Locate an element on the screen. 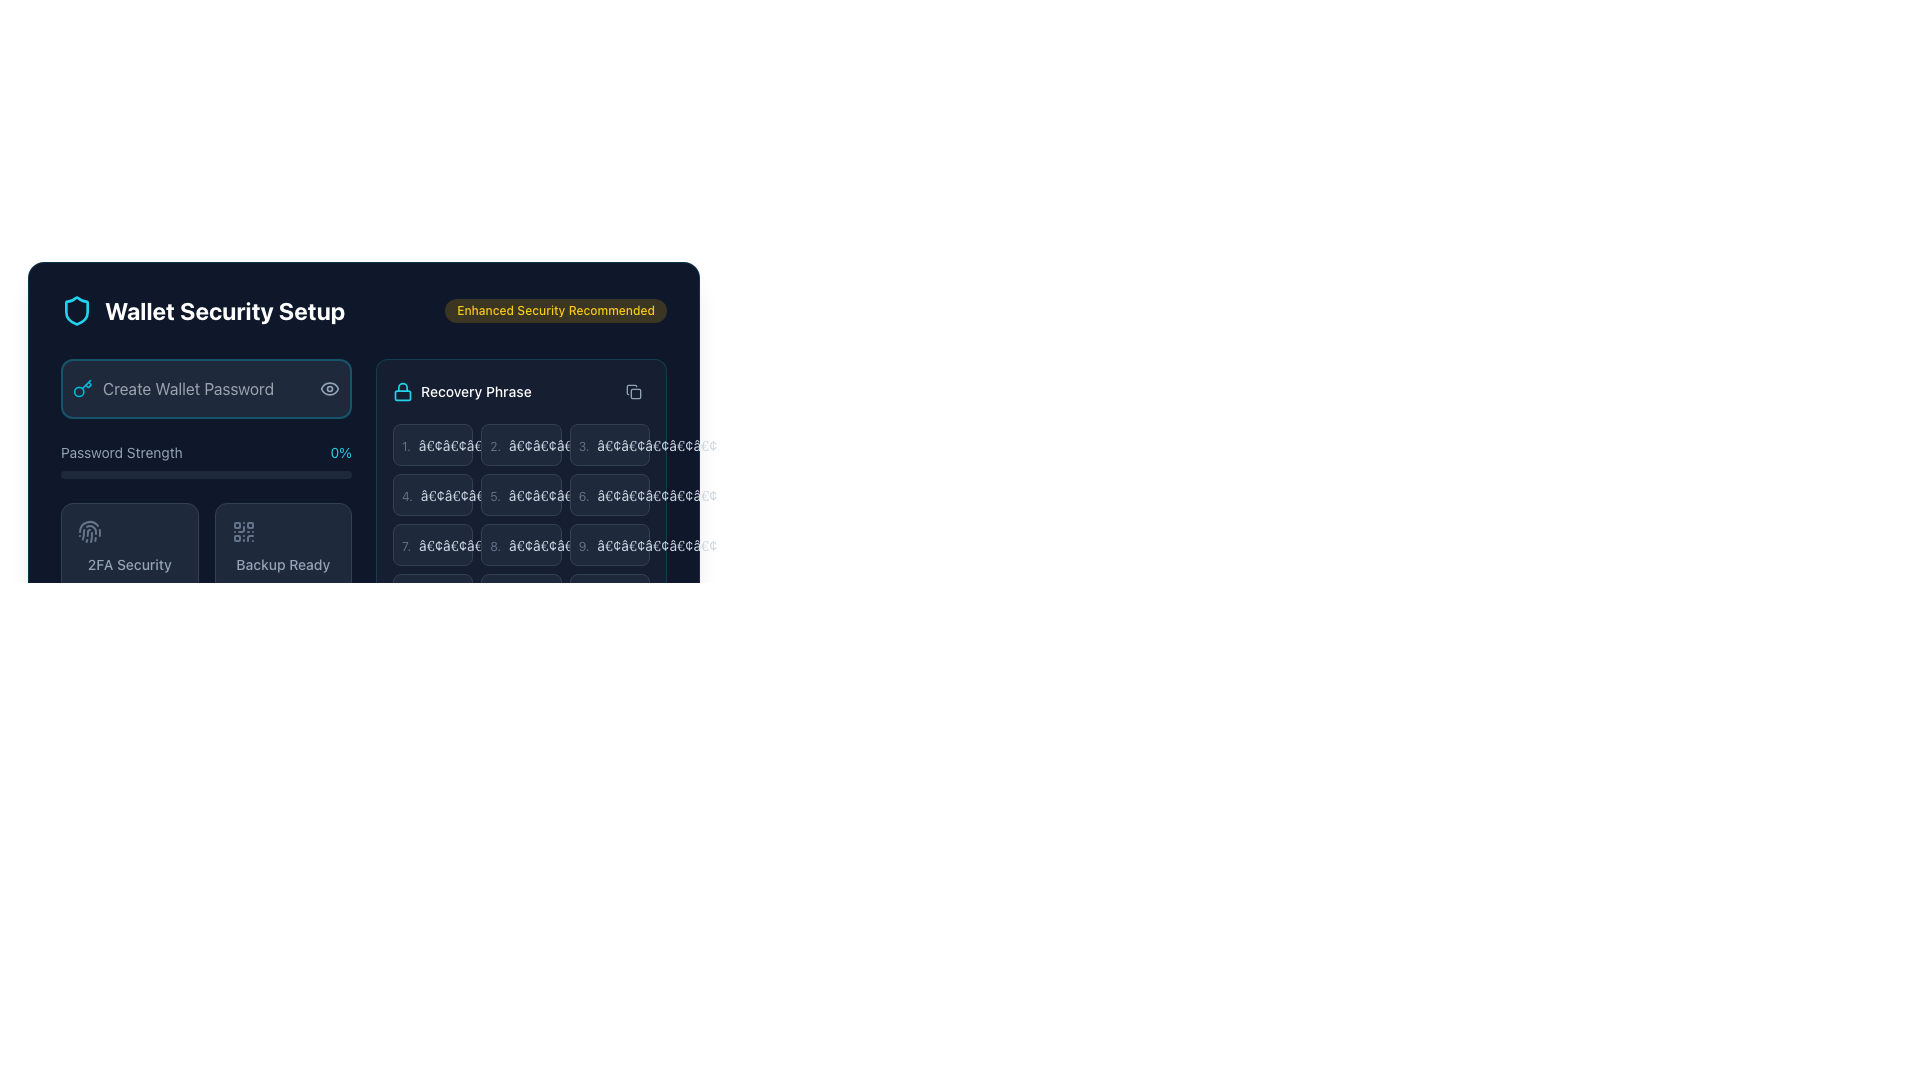  the text label indicating the strength of the password being created, which is located near the top-middle-right area of the interface and follows the text 'Password Strength' is located at coordinates (341, 452).